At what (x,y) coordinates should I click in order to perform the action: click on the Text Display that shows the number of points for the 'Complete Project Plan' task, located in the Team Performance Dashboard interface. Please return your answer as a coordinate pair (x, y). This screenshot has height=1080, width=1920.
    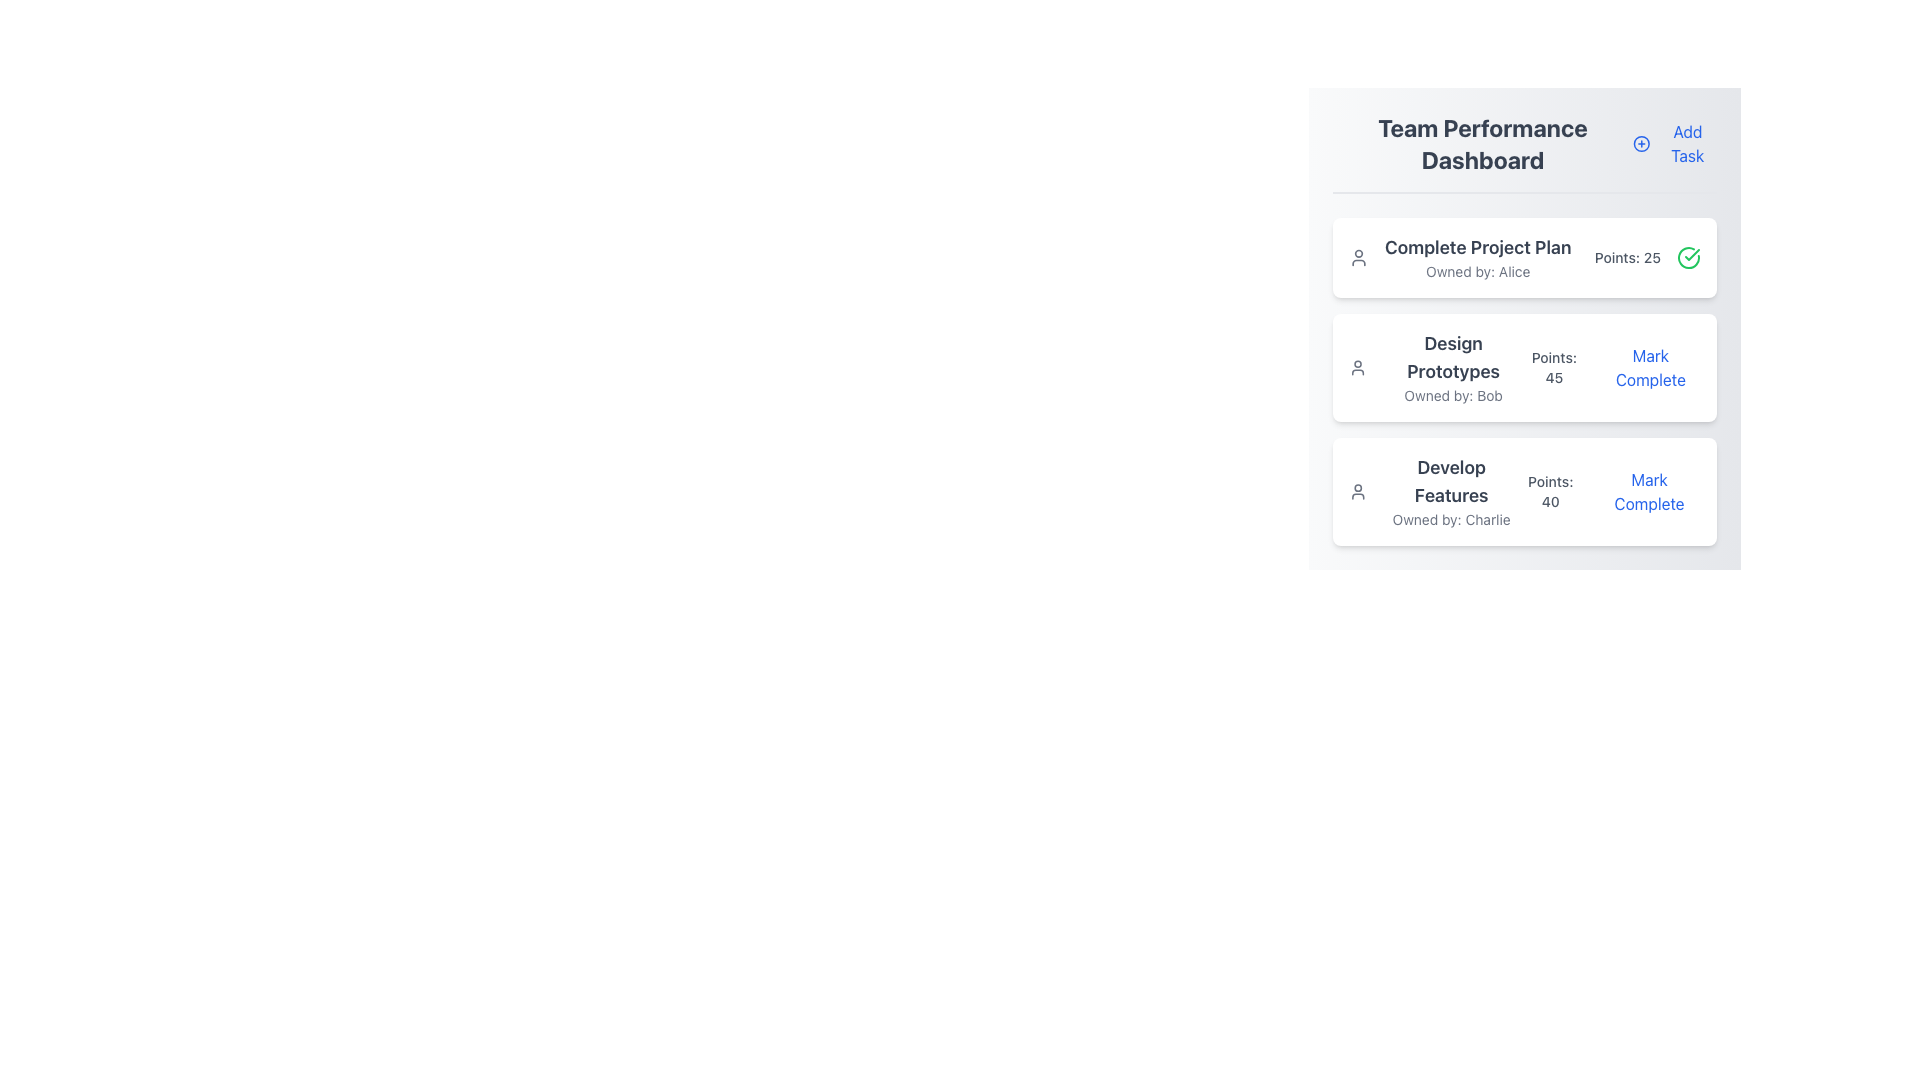
    Looking at the image, I should click on (1627, 257).